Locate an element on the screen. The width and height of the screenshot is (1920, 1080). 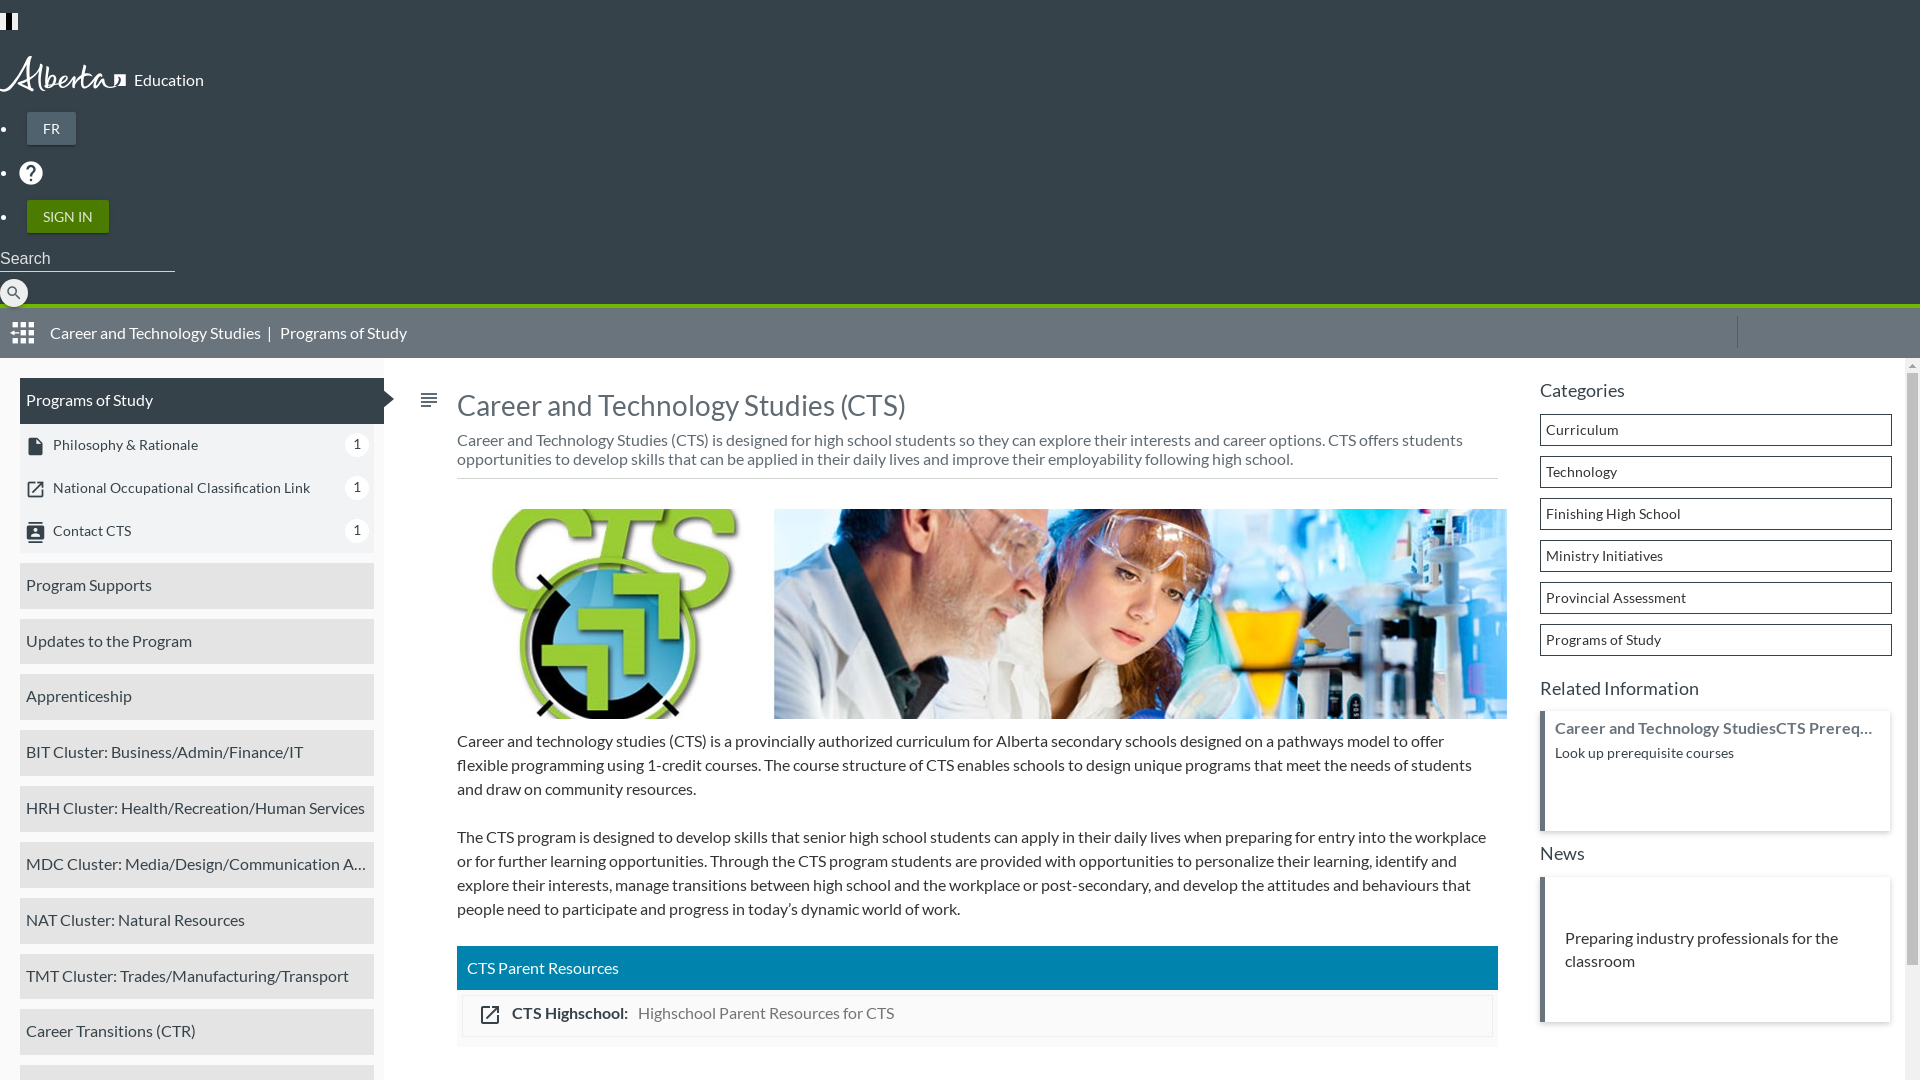
'Technology' is located at coordinates (1715, 471).